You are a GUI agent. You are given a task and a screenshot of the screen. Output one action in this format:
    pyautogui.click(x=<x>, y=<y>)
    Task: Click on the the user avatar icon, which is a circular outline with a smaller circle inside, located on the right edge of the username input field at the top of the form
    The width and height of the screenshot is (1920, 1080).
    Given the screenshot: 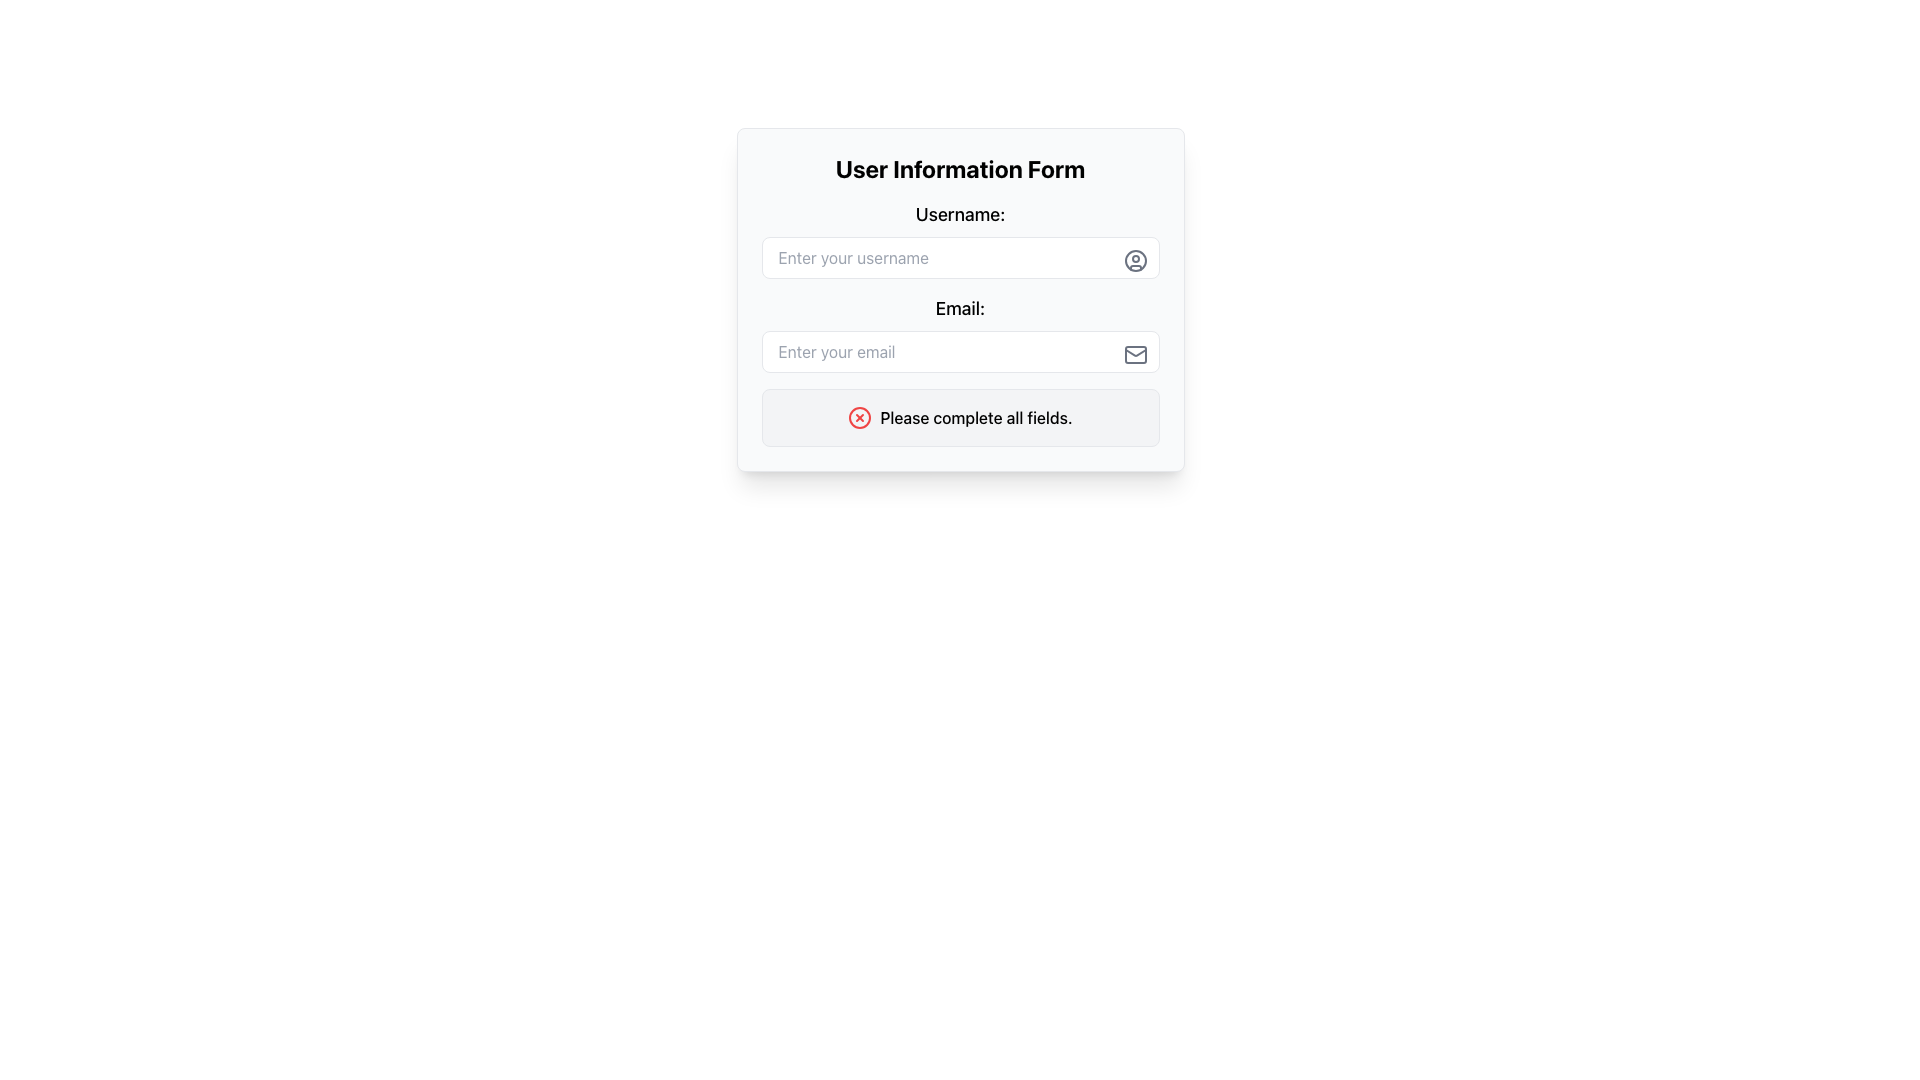 What is the action you would take?
    pyautogui.click(x=1135, y=260)
    